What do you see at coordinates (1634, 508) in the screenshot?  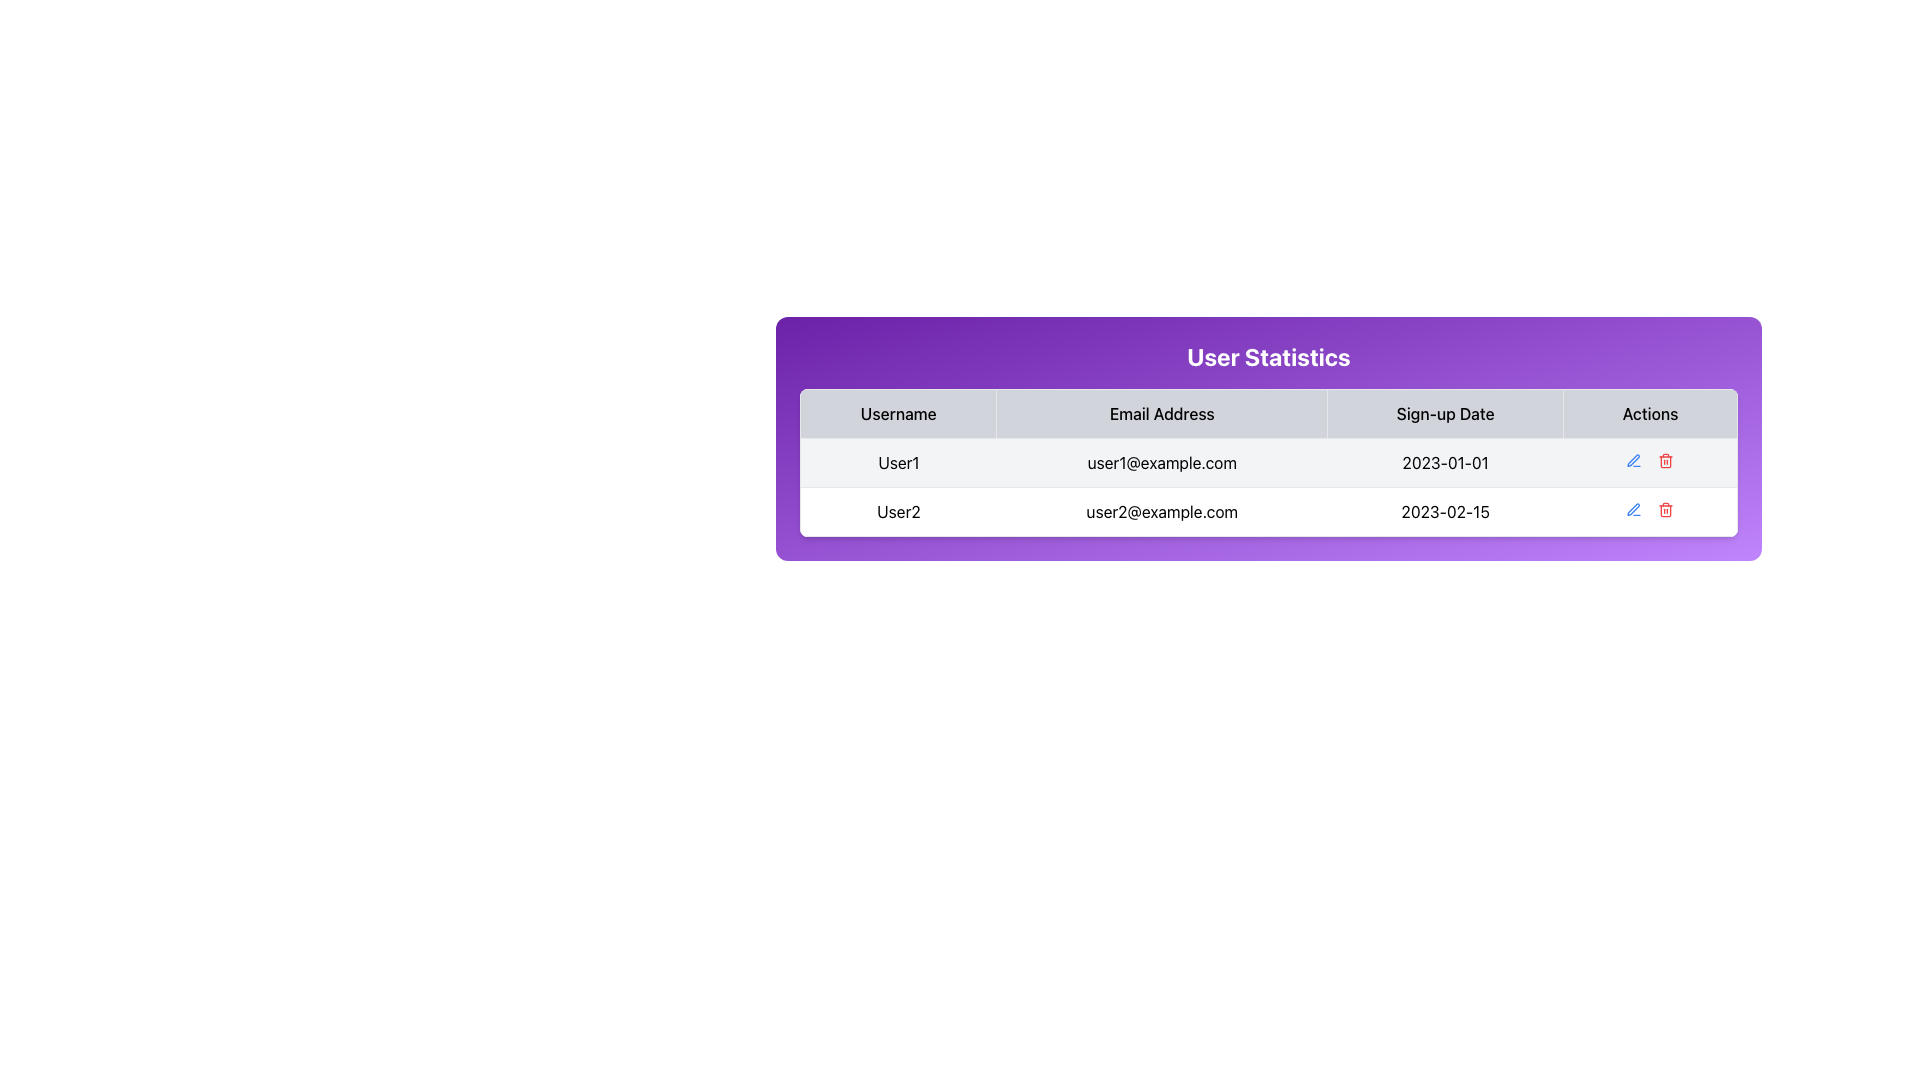 I see `the edit button in the 'Actions' column of the second row in the 'User Statistics' table, which is aligned with 'User2' and adjacent to the red trash can icon` at bounding box center [1634, 508].